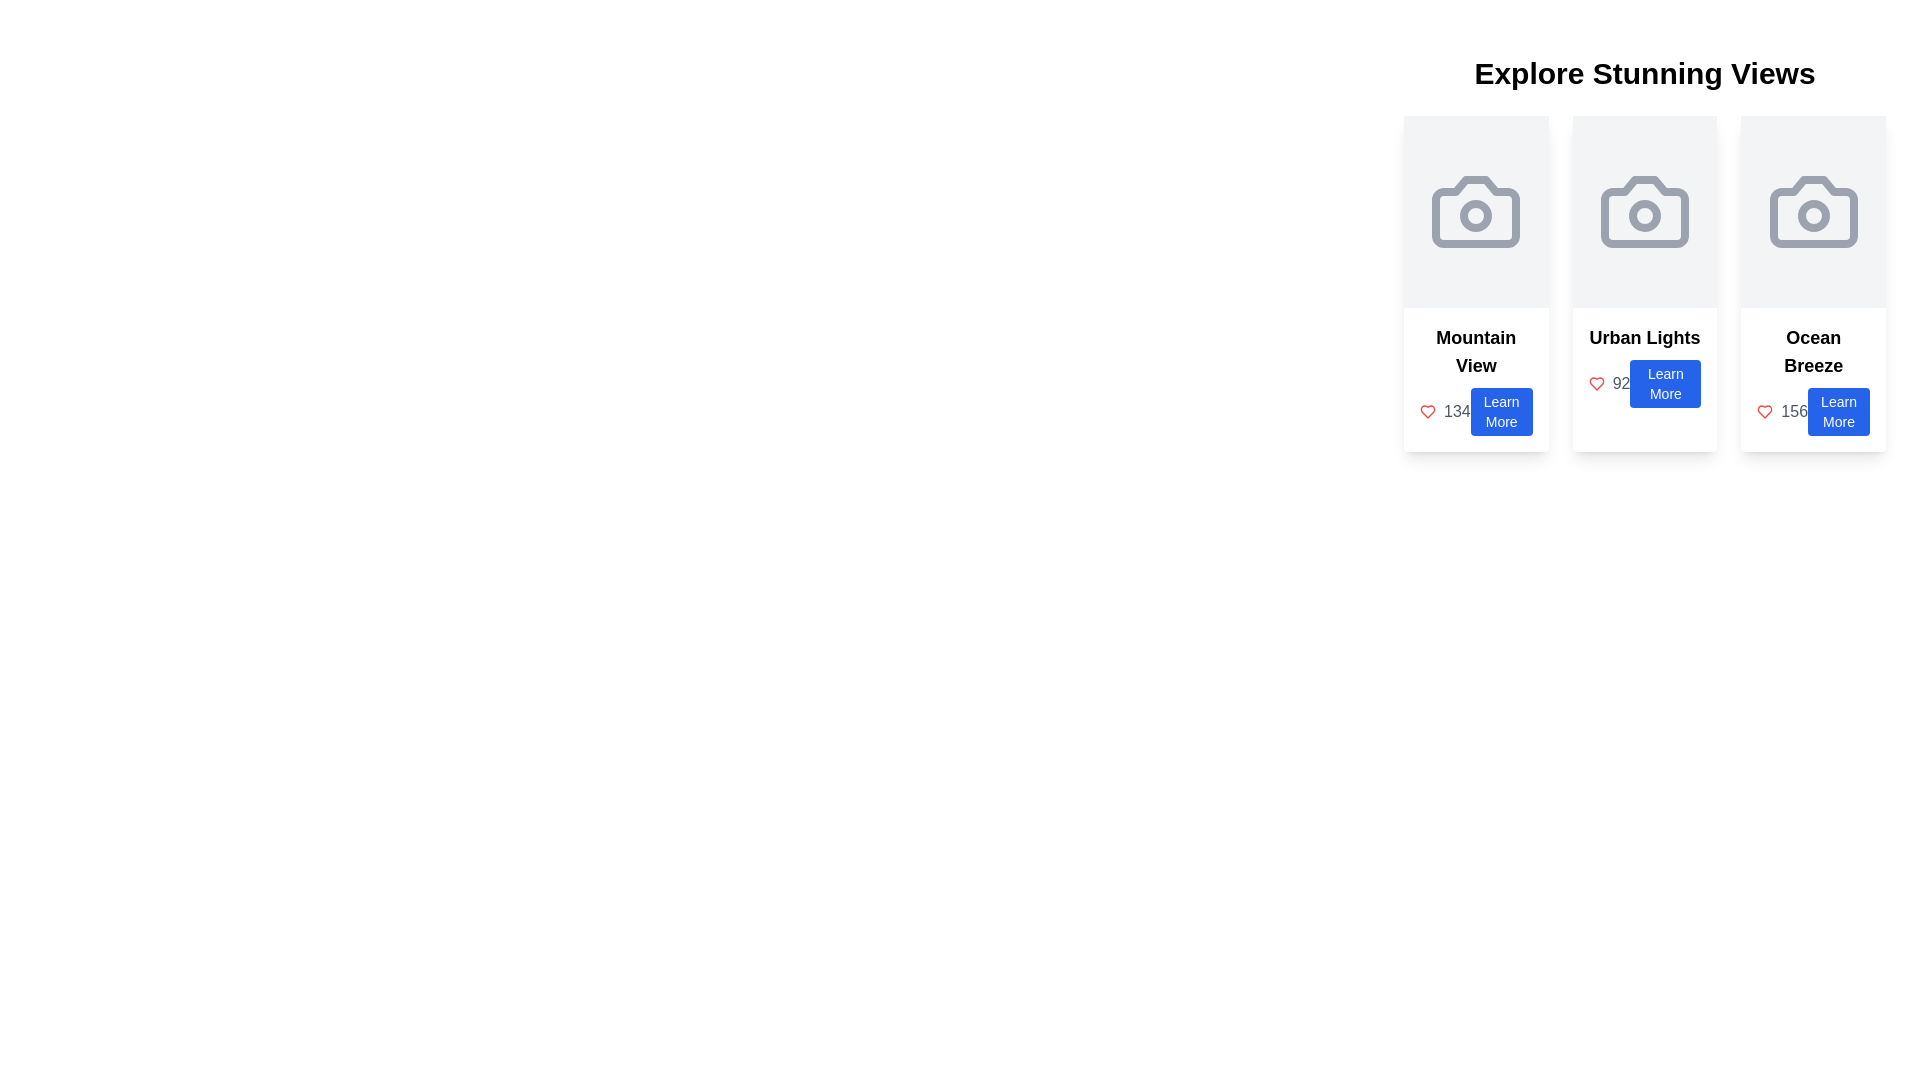  What do you see at coordinates (1645, 337) in the screenshot?
I see `static text element displaying 'Urban Lights' located at the top of the second card in a group of three cards, directly under the camera icon` at bounding box center [1645, 337].